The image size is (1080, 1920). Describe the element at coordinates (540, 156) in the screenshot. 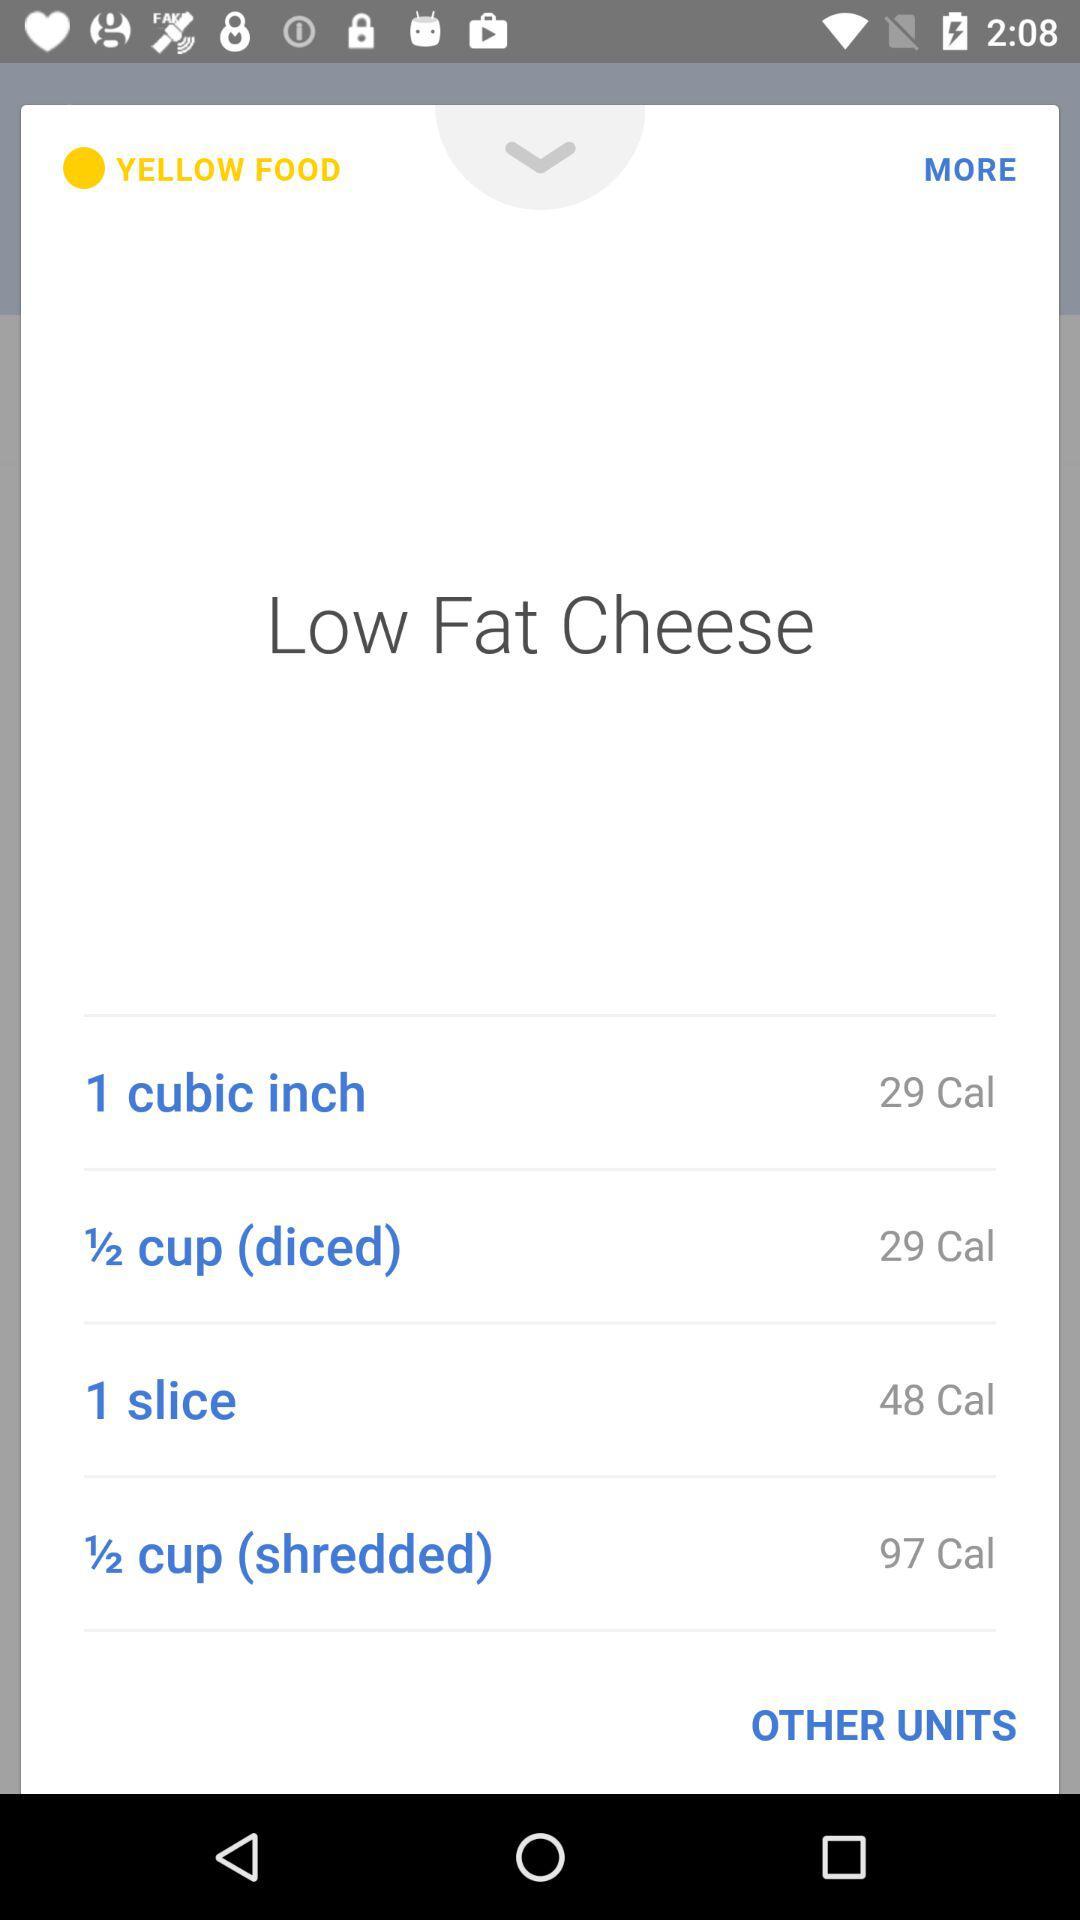

I see `swipe down from the top of the screen` at that location.